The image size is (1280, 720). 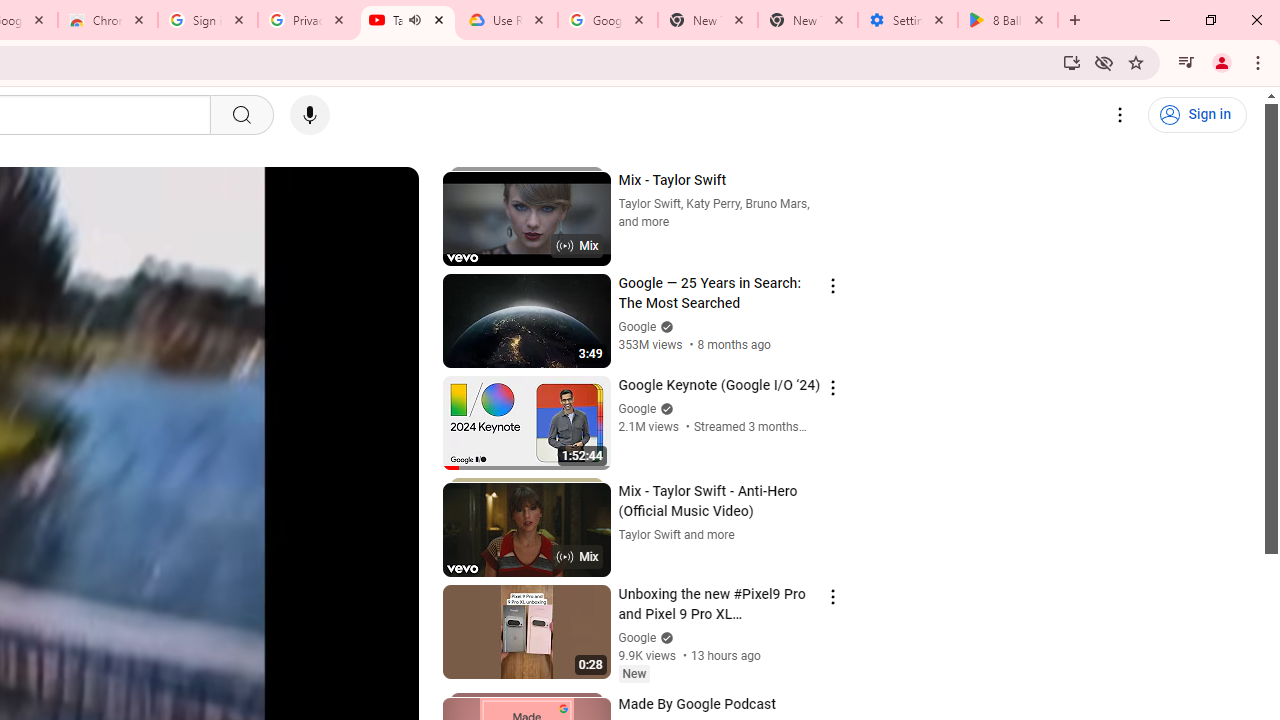 I want to click on 'Settings - System', so click(x=906, y=20).